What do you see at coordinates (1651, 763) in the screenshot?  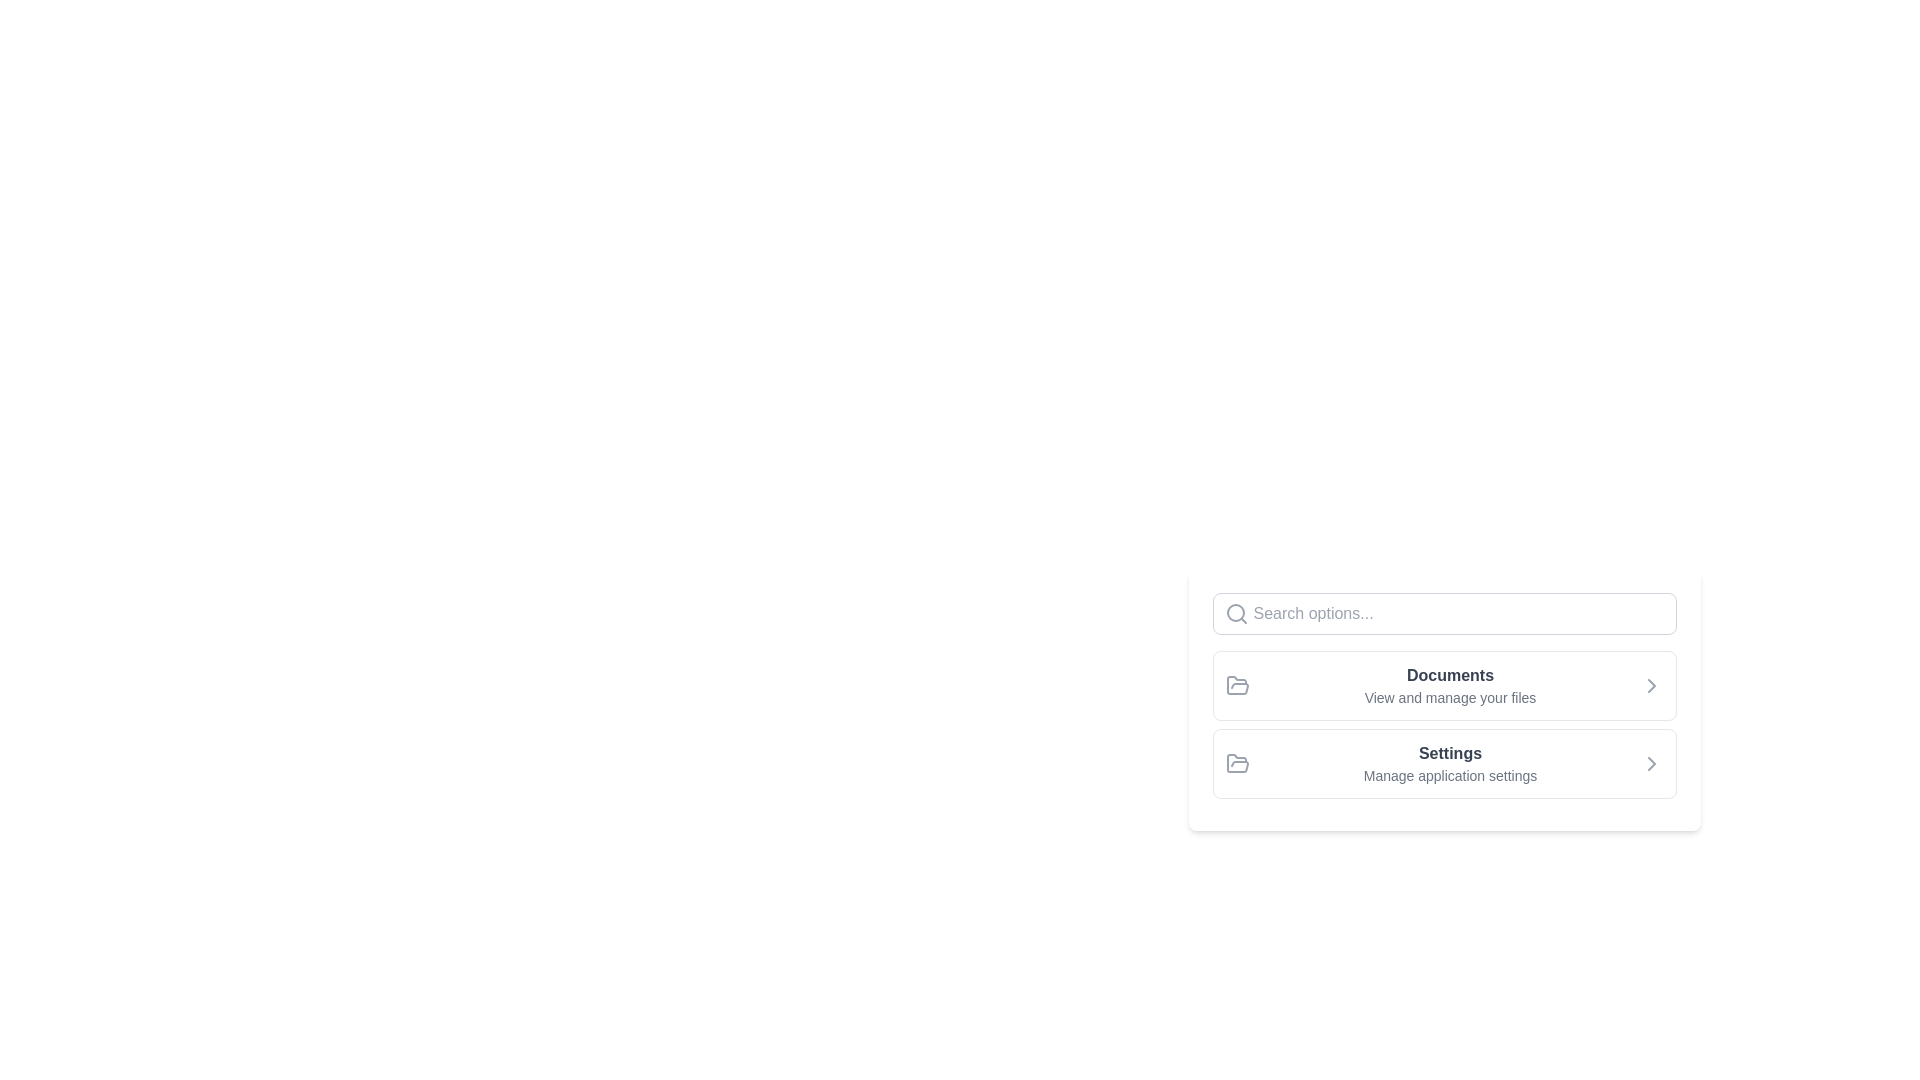 I see `the small right-facing chevron icon, styled with a thin gray line, located to the right of 'Manage application settings' within the 'Settings' section` at bounding box center [1651, 763].